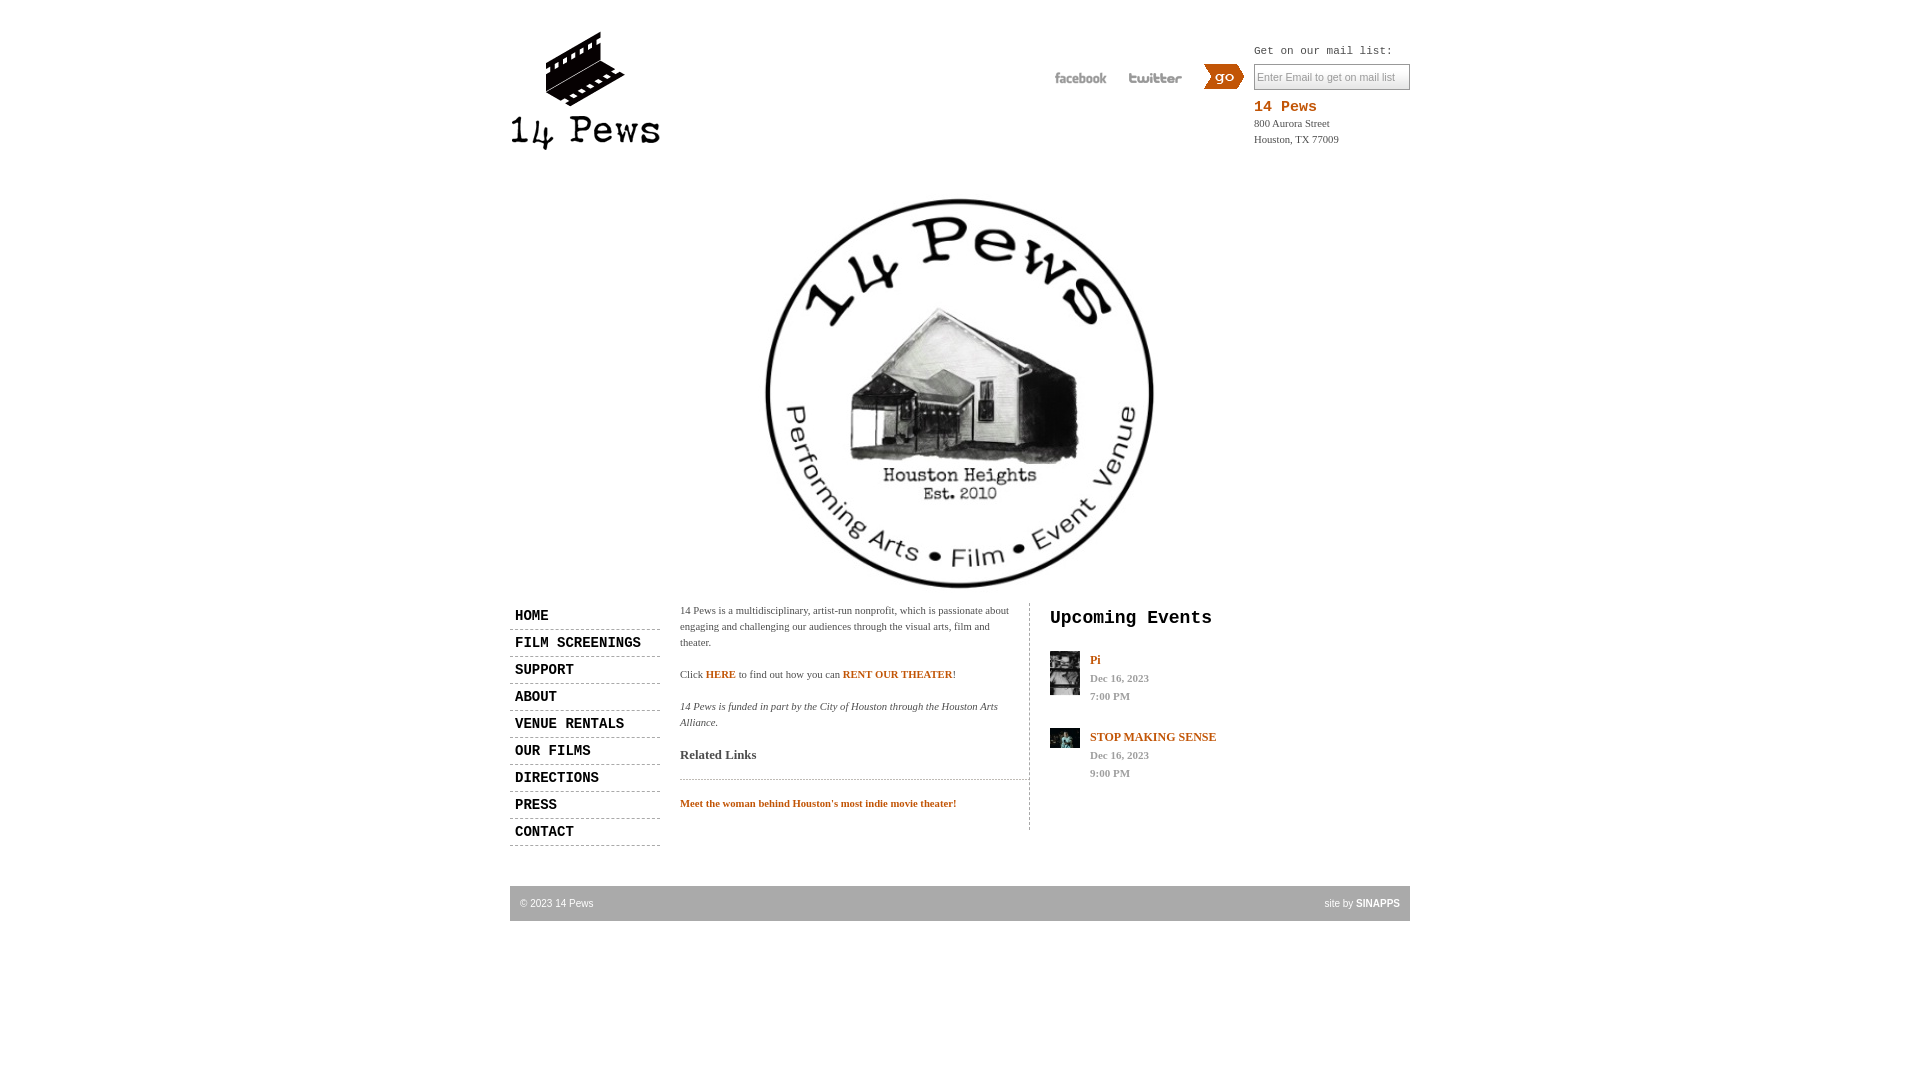 The image size is (1920, 1080). I want to click on 'DIRECTIONS', so click(584, 777).